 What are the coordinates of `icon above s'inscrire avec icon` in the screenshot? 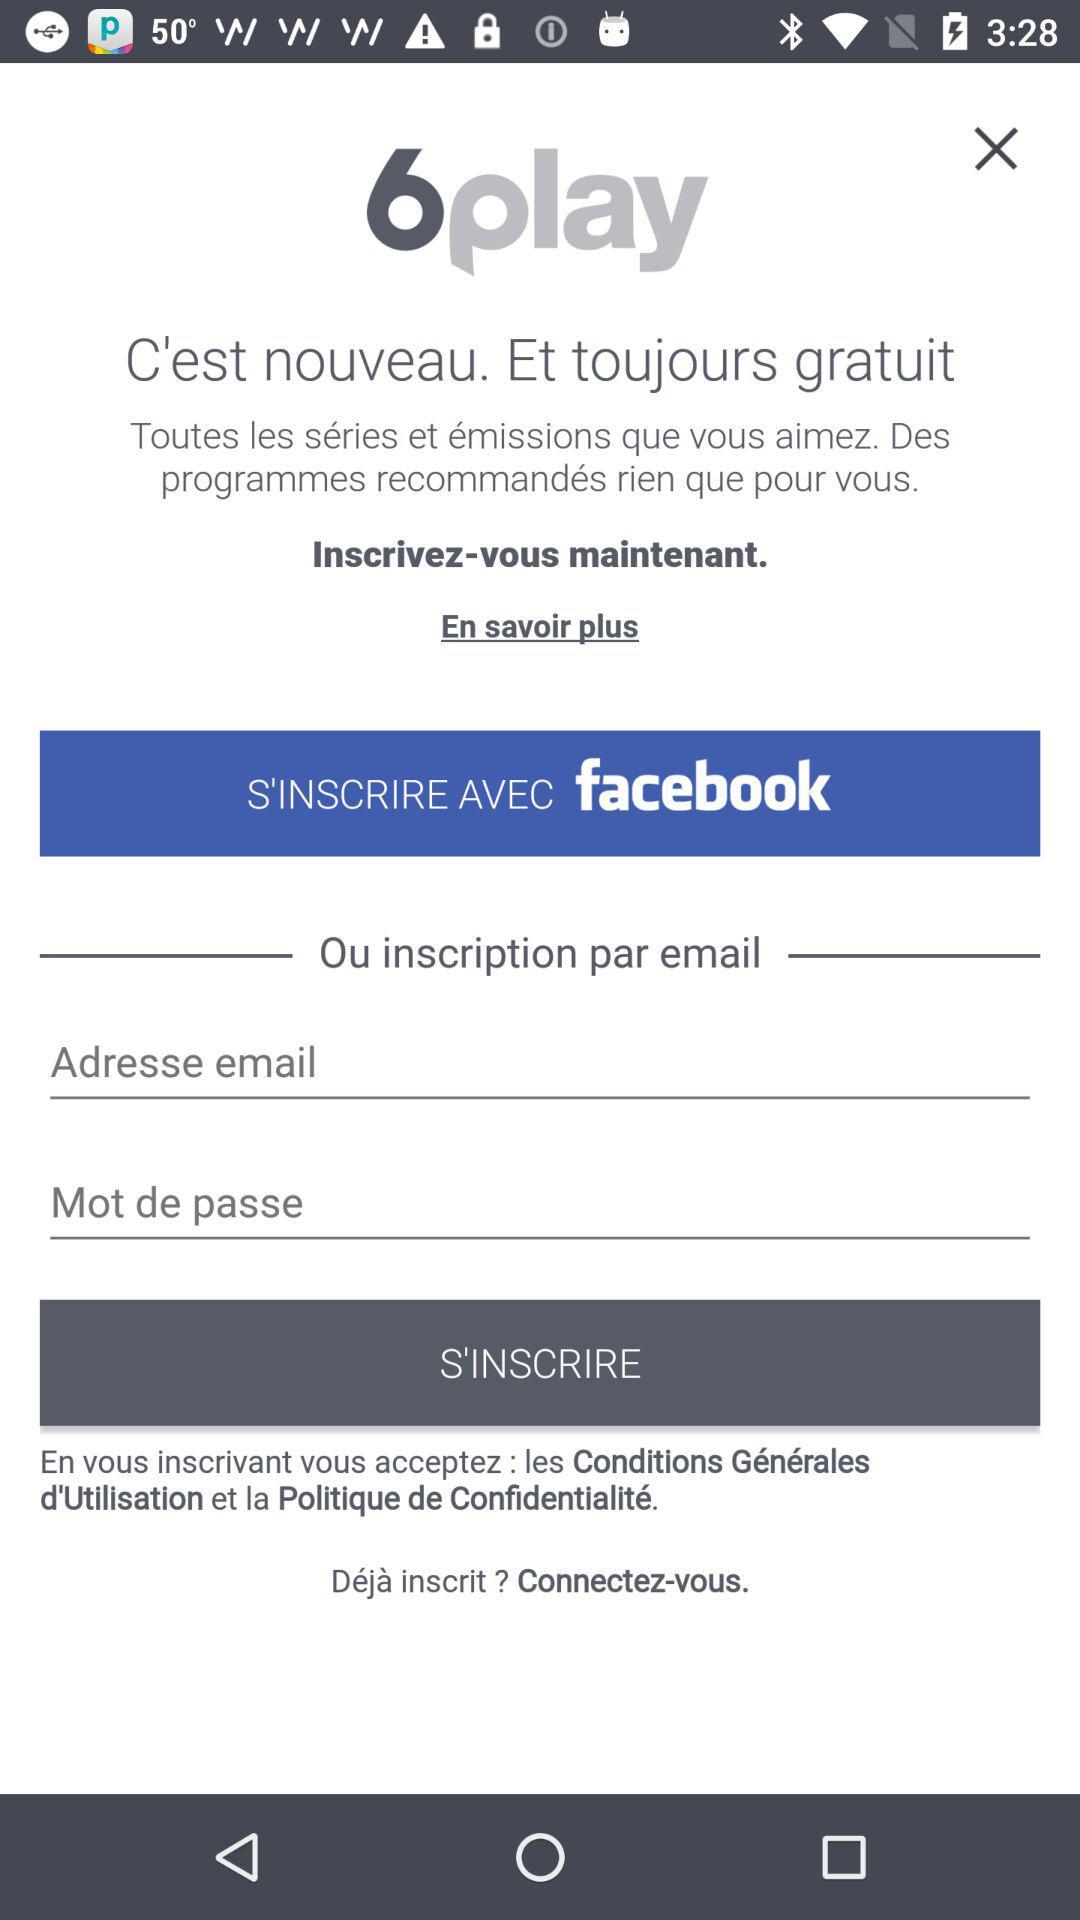 It's located at (540, 624).